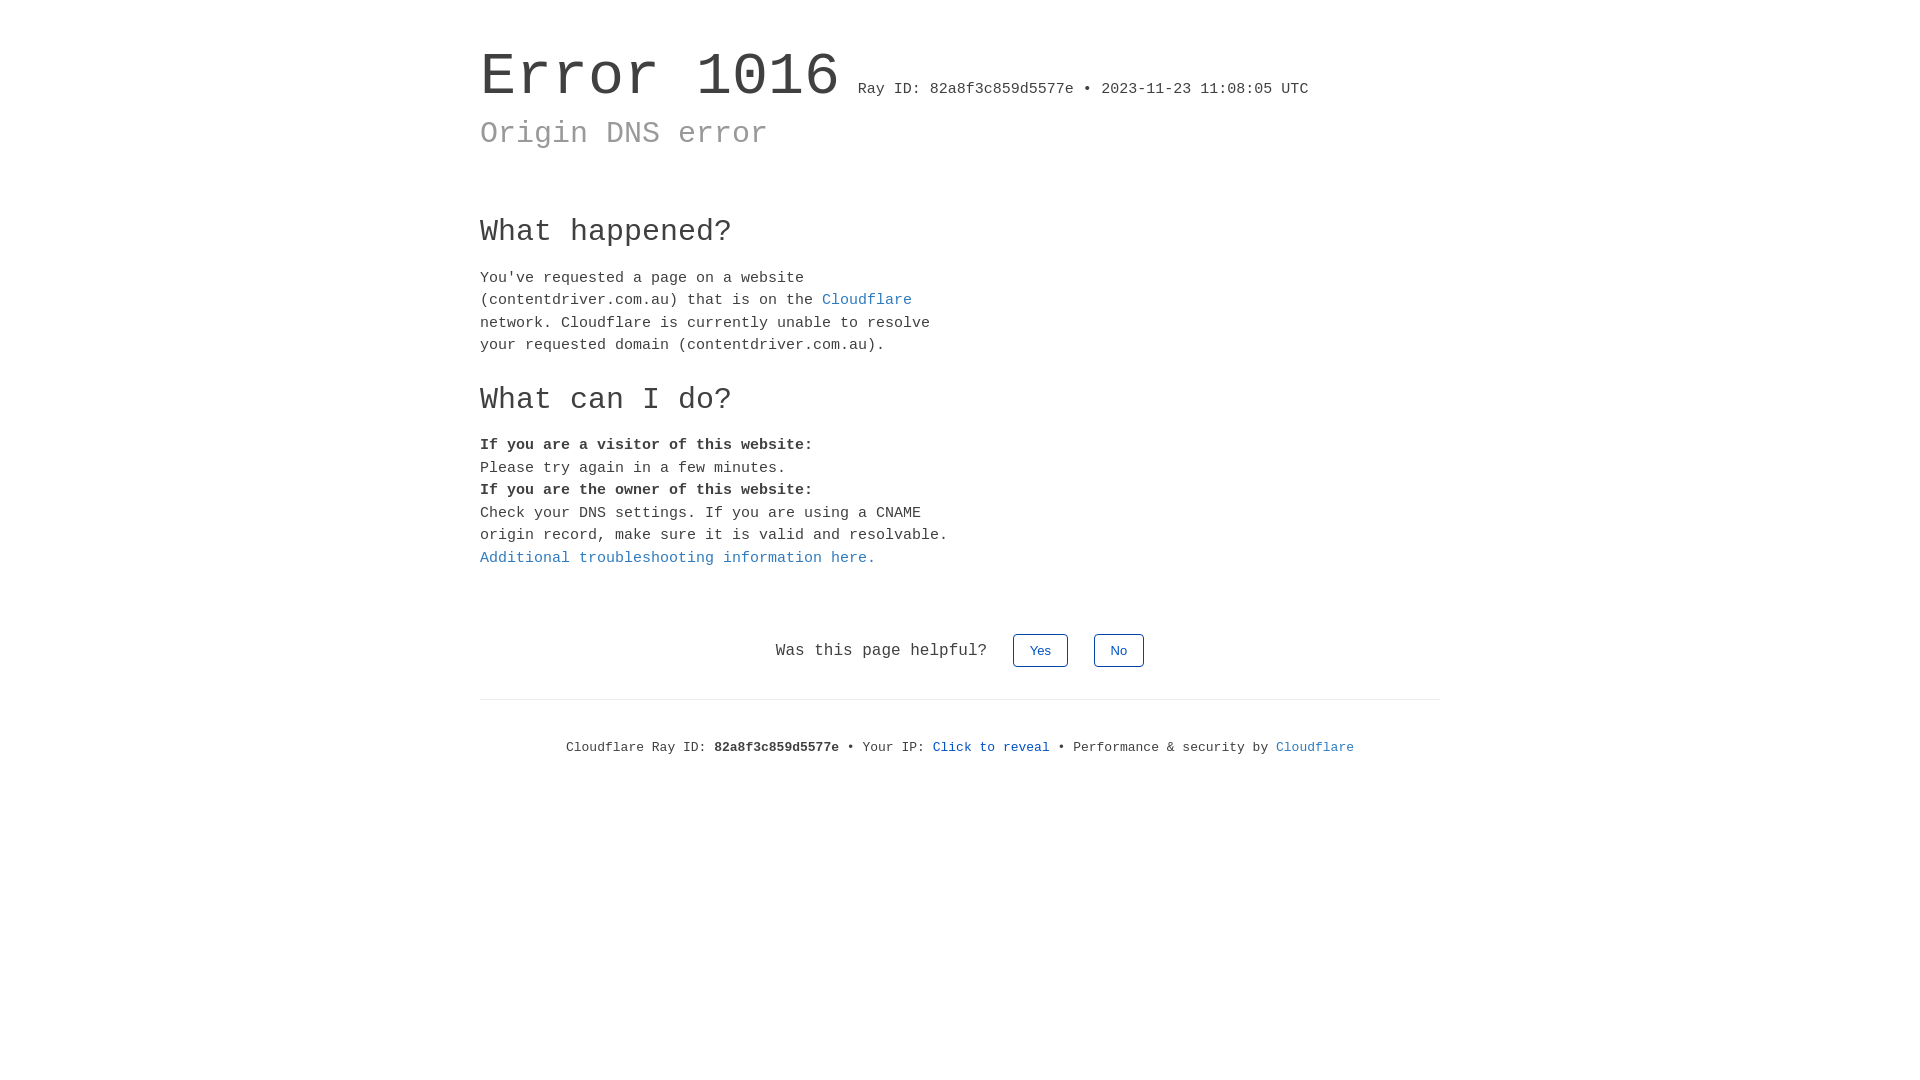 Image resolution: width=1920 pixels, height=1080 pixels. I want to click on 'No', so click(1093, 650).